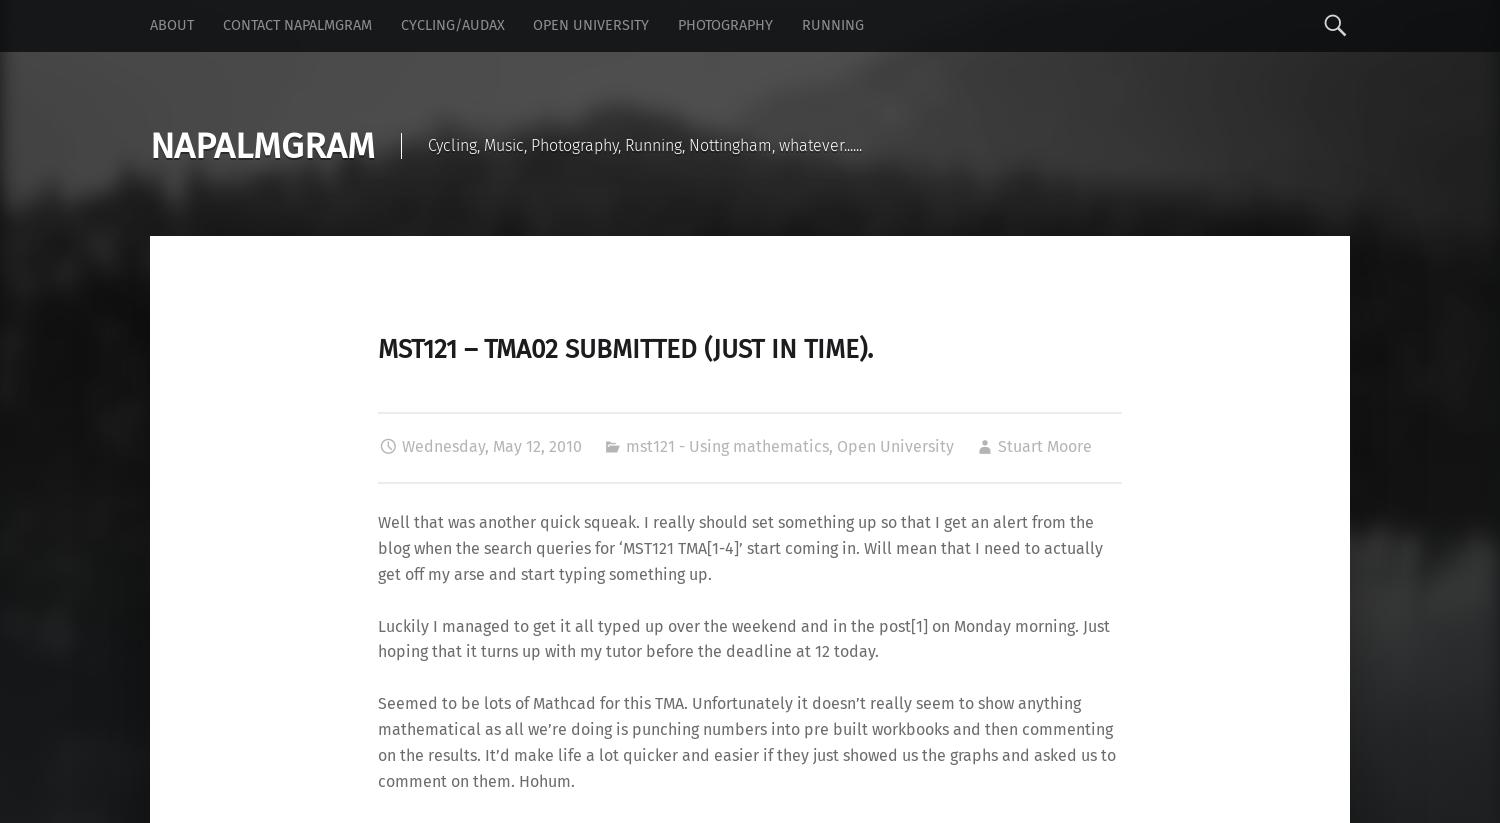 This screenshot has width=1500, height=823. Describe the element at coordinates (150, 145) in the screenshot. I see `'napalmgram'` at that location.